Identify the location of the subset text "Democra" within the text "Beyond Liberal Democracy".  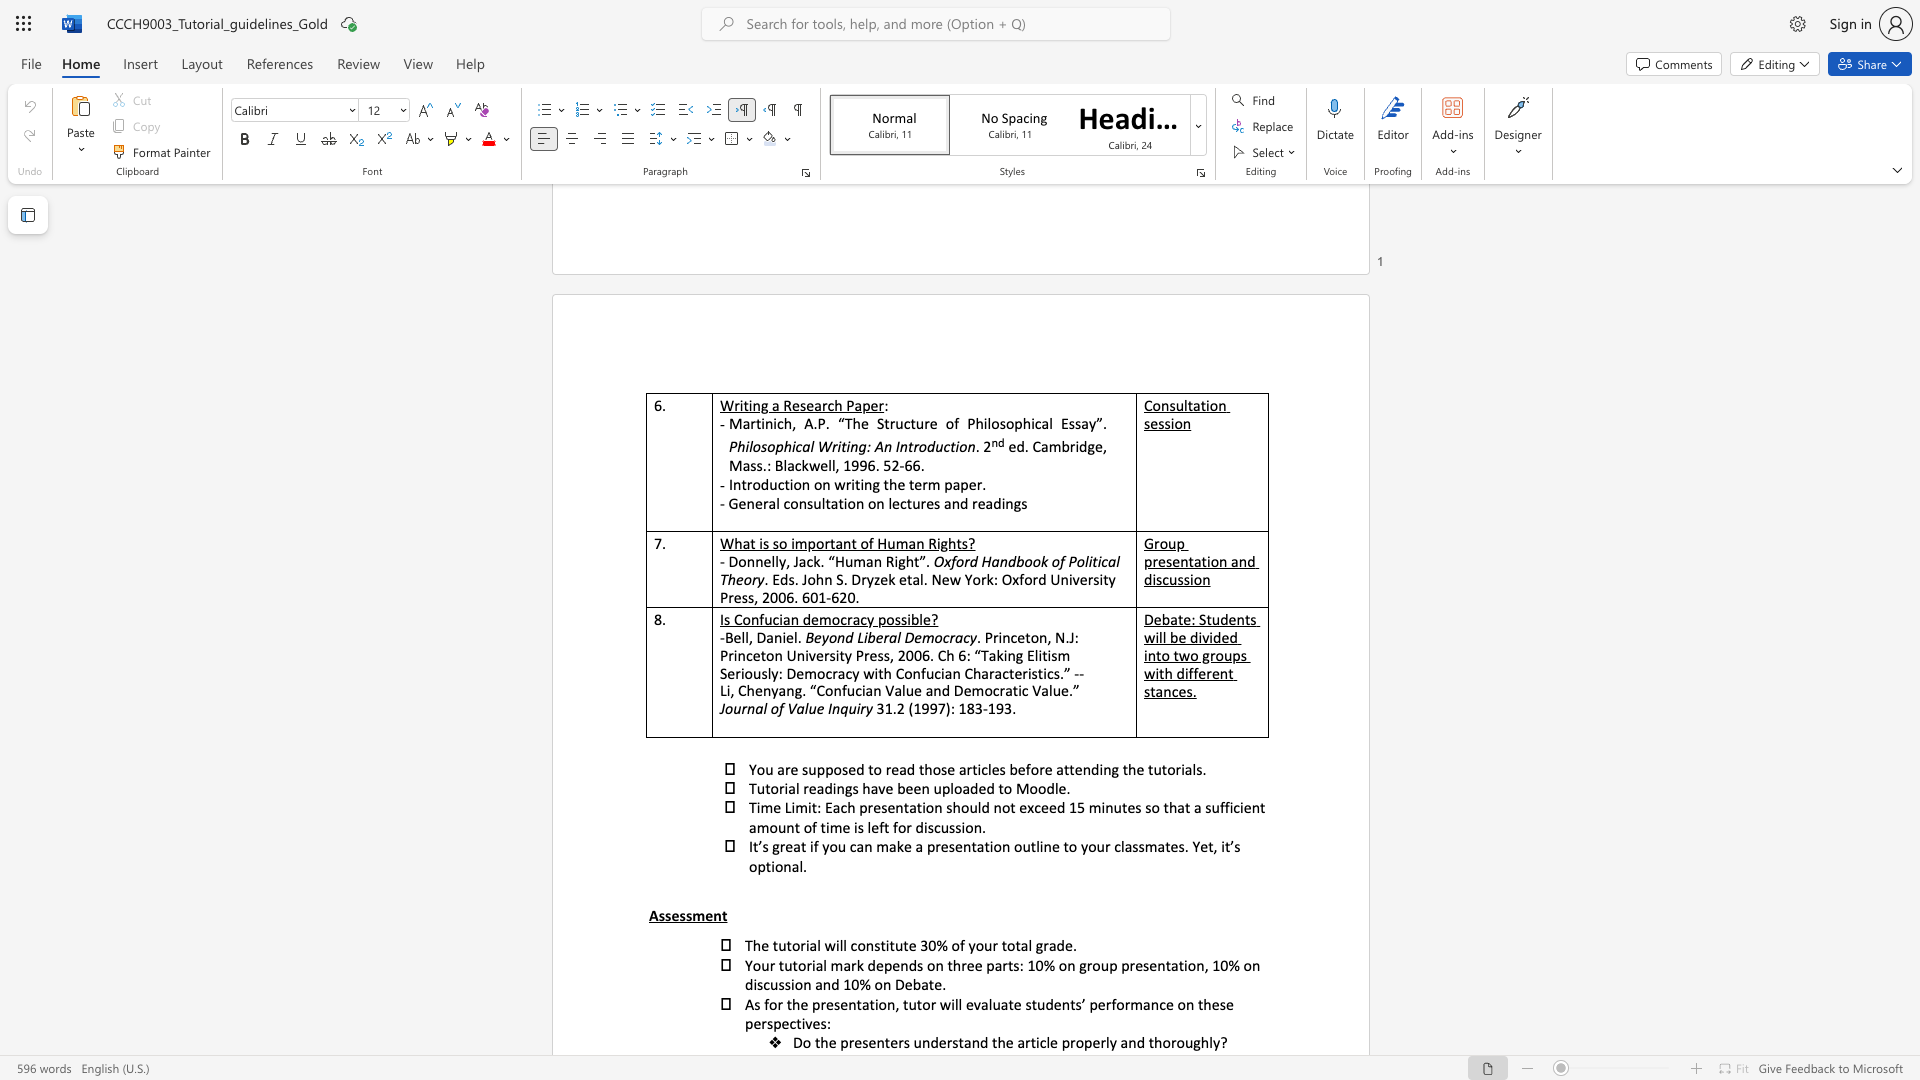
(903, 637).